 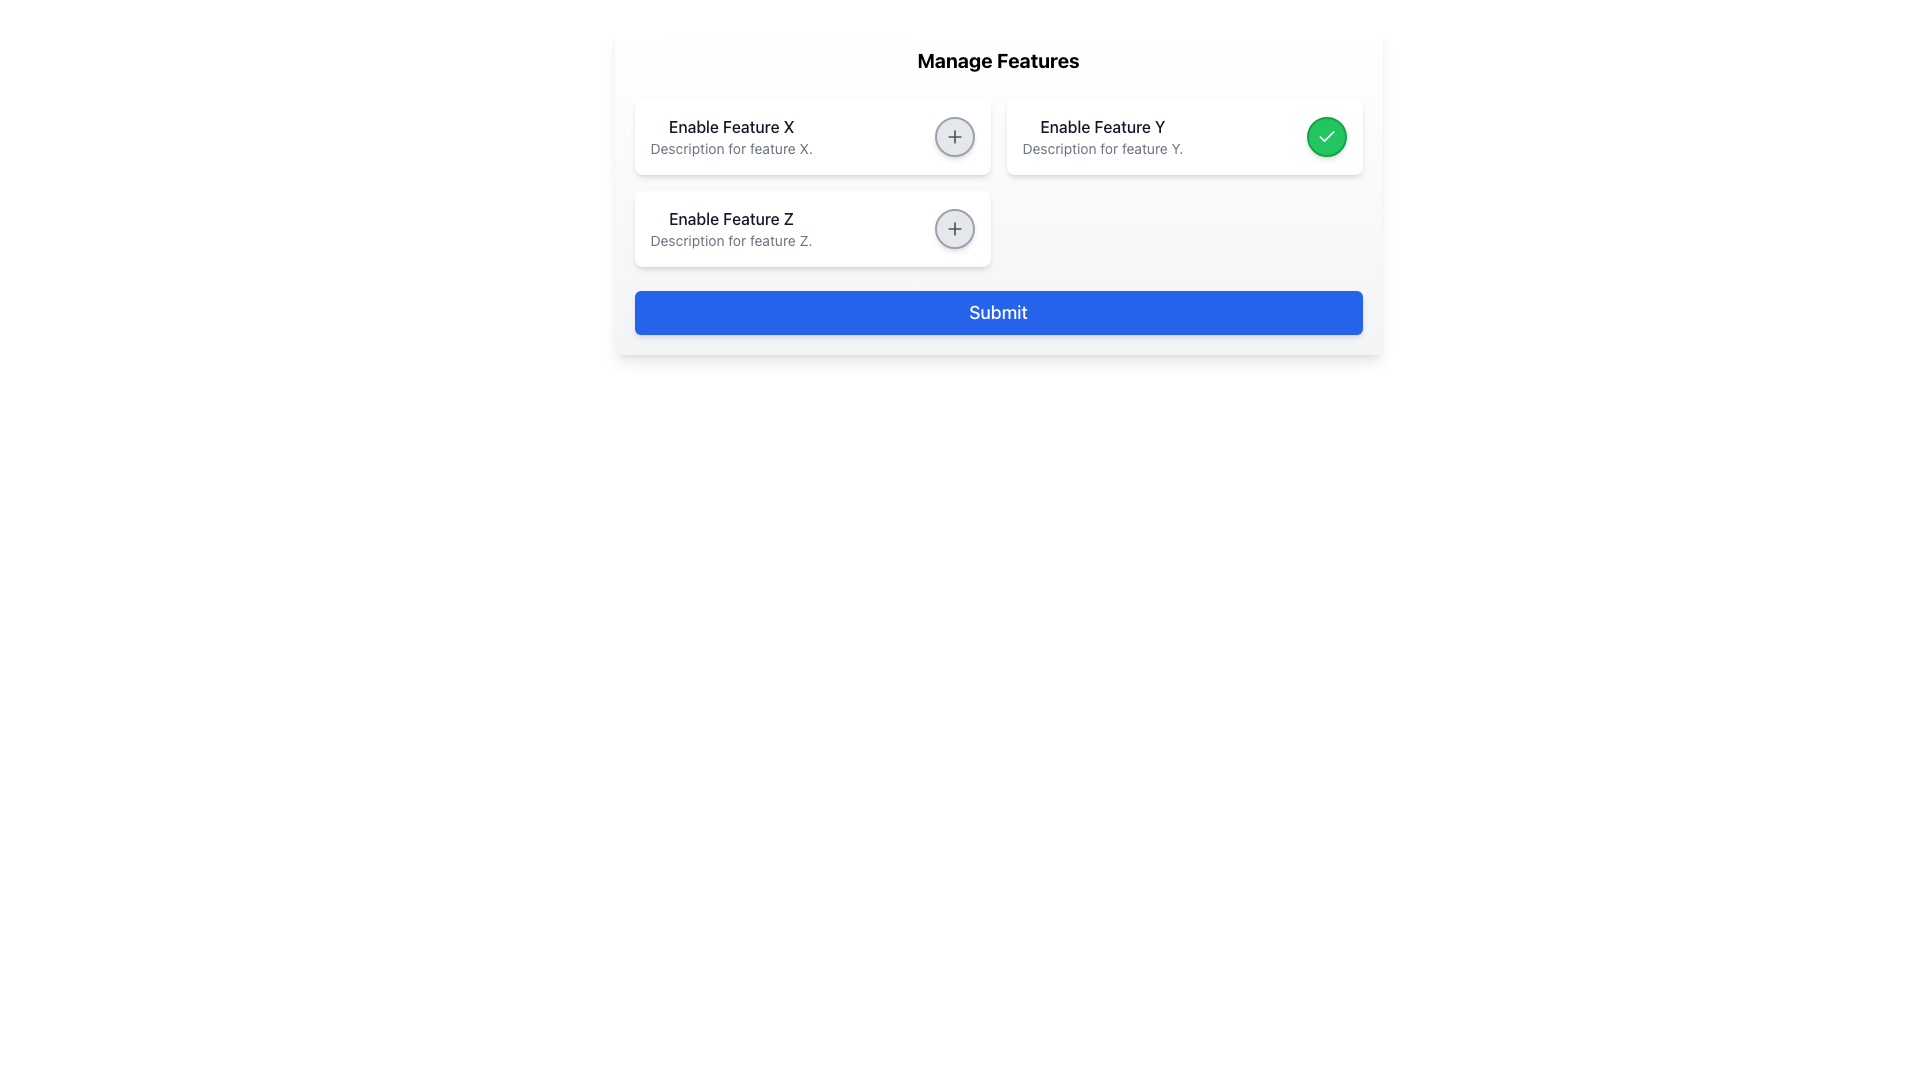 What do you see at coordinates (1101, 127) in the screenshot?
I see `the static text label displaying 'Enable Feature Y', which is located in the second option row of the 'Manage Features' section, aligned with a green check icon on its right` at bounding box center [1101, 127].